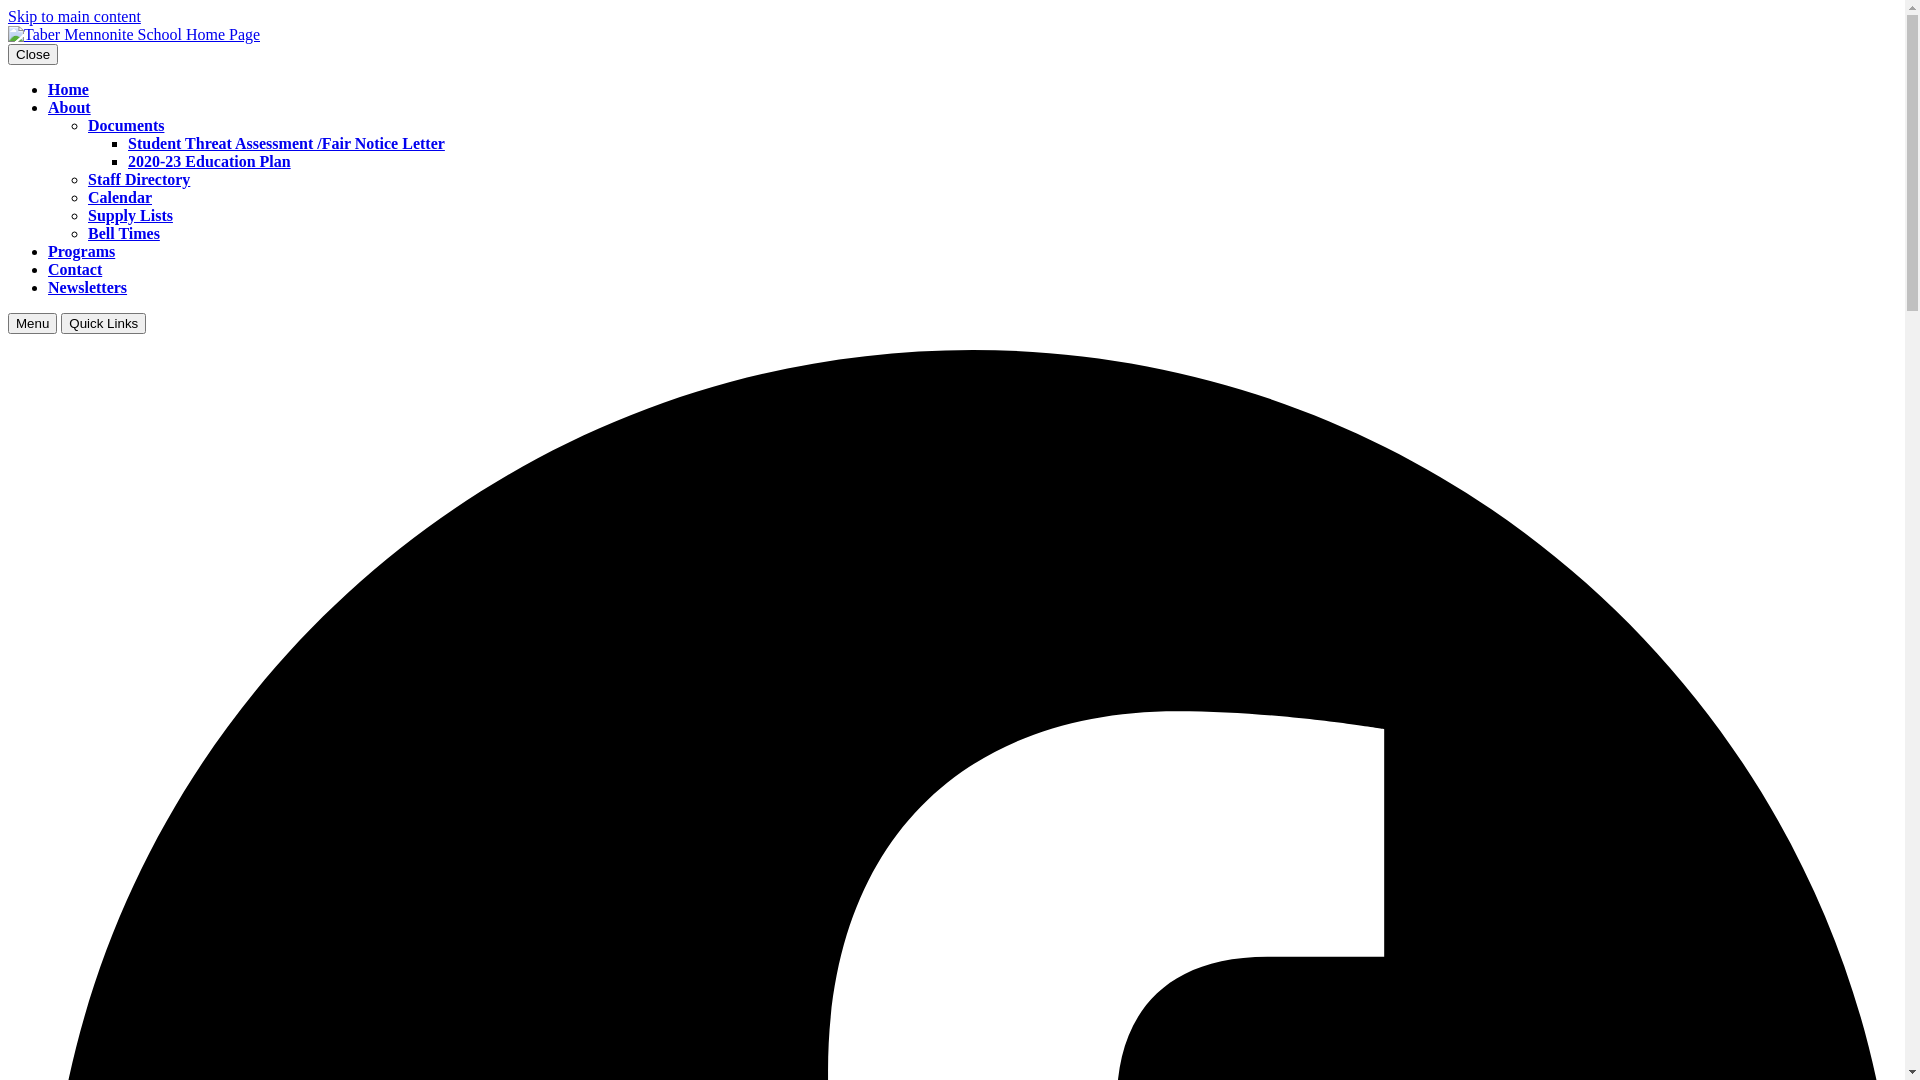 The height and width of the screenshot is (1080, 1920). I want to click on 'Quick Links', so click(102, 322).